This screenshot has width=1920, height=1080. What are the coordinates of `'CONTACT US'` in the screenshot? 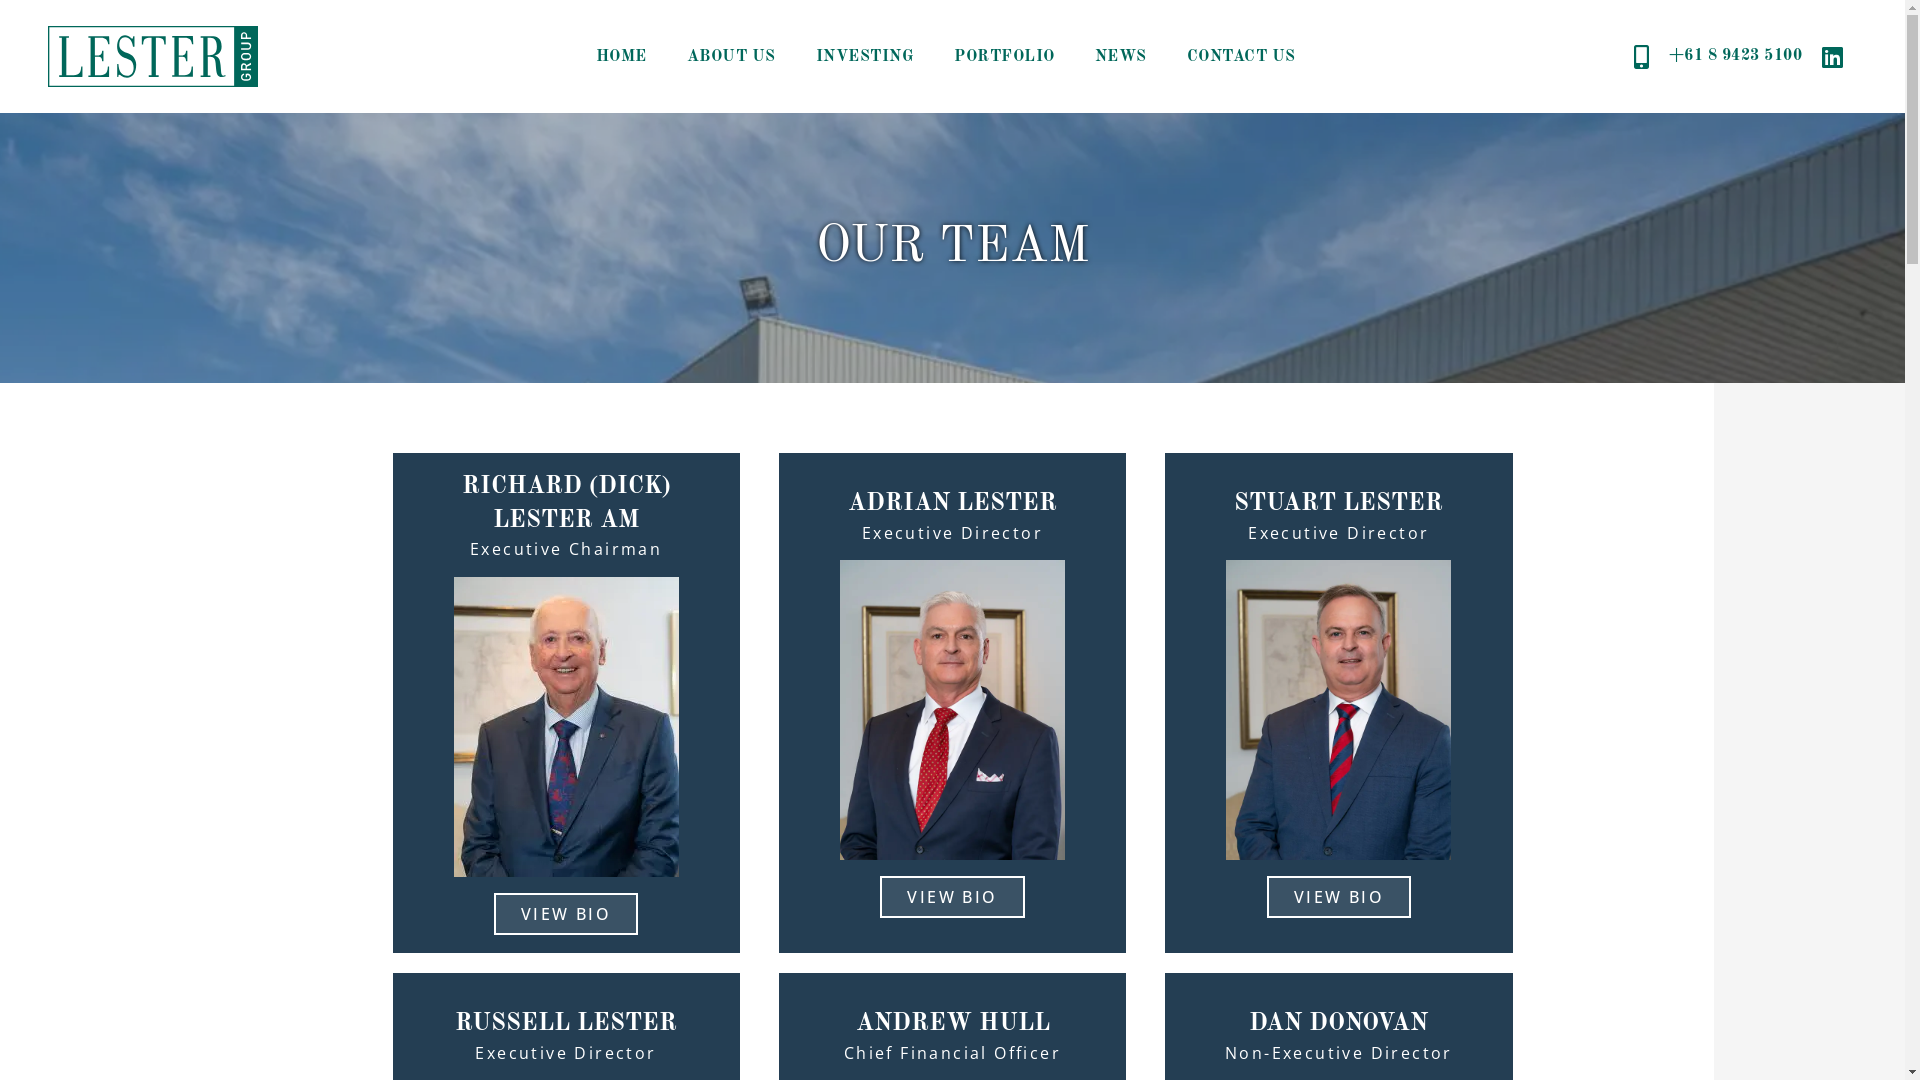 It's located at (1240, 56).